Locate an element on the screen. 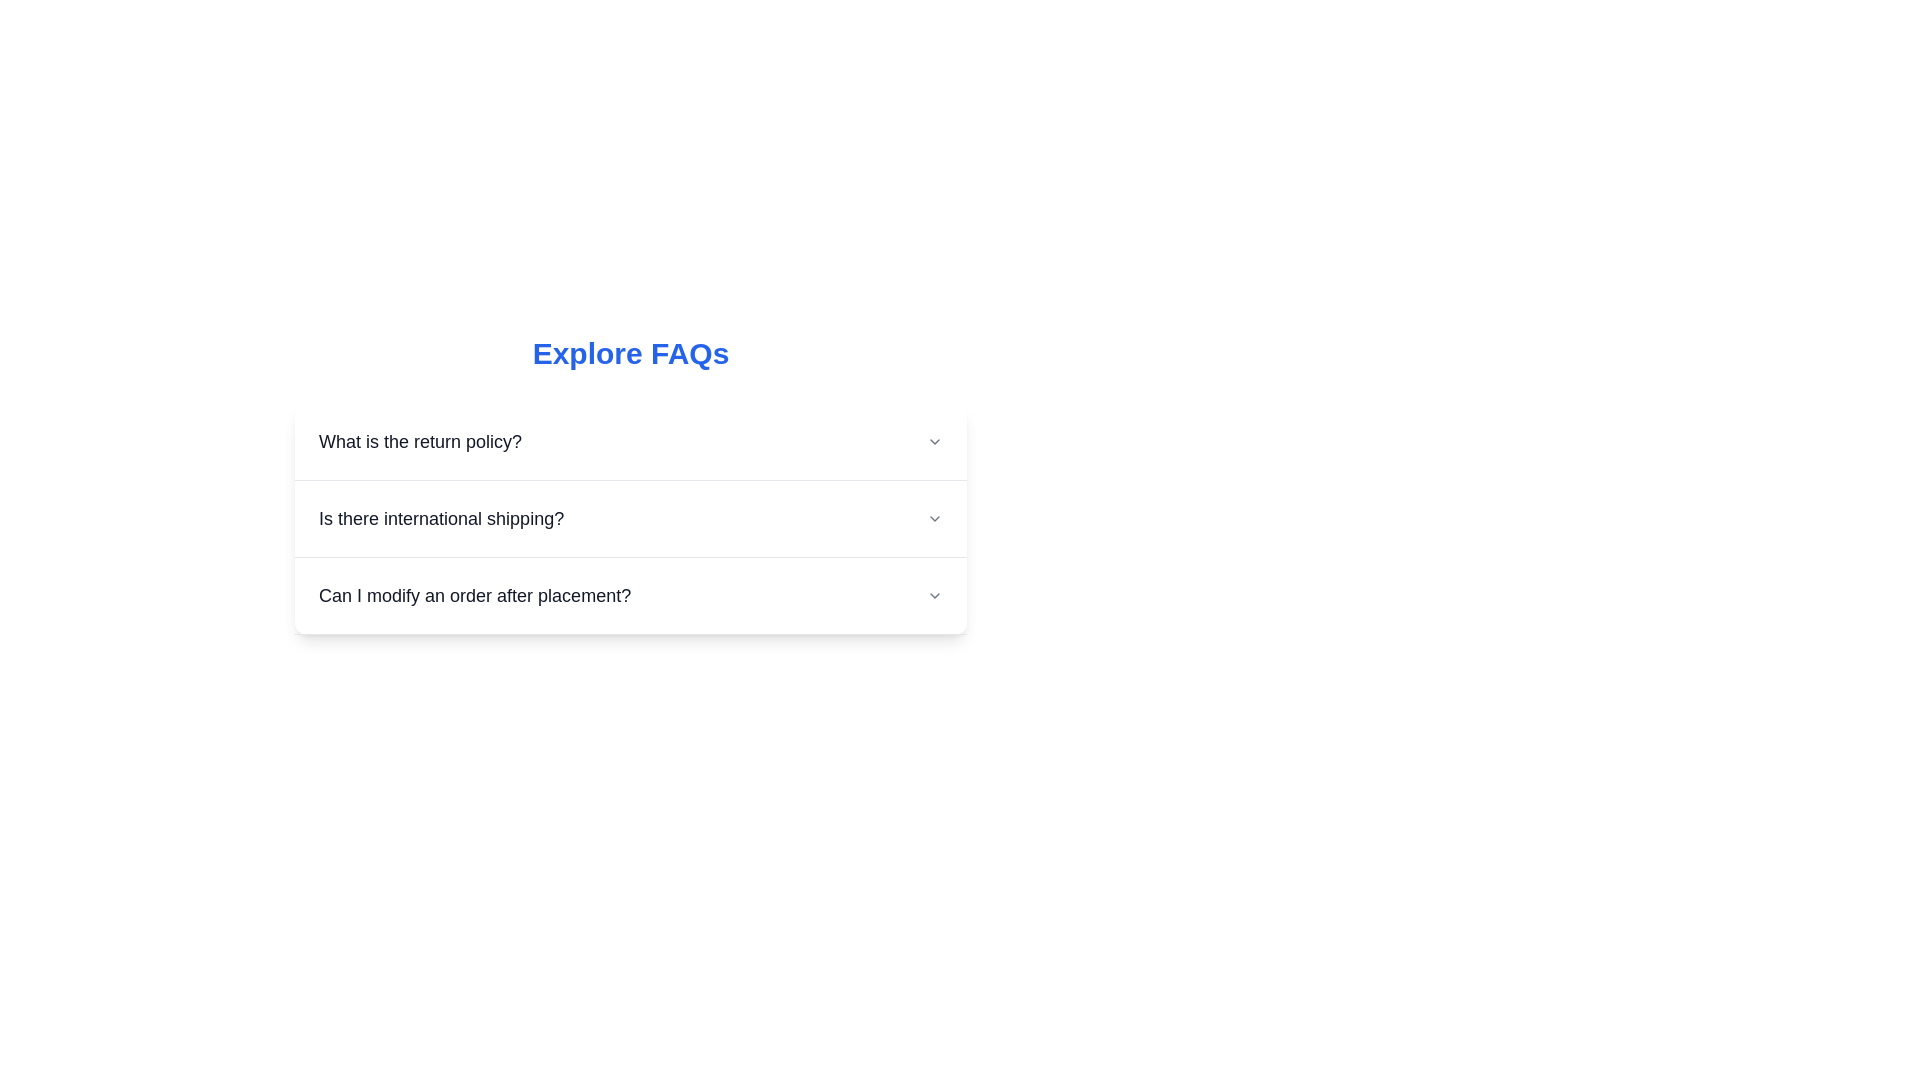  the downward-pointing chevron icon located to the right of the text 'Is there international shipping?' is located at coordinates (934, 518).